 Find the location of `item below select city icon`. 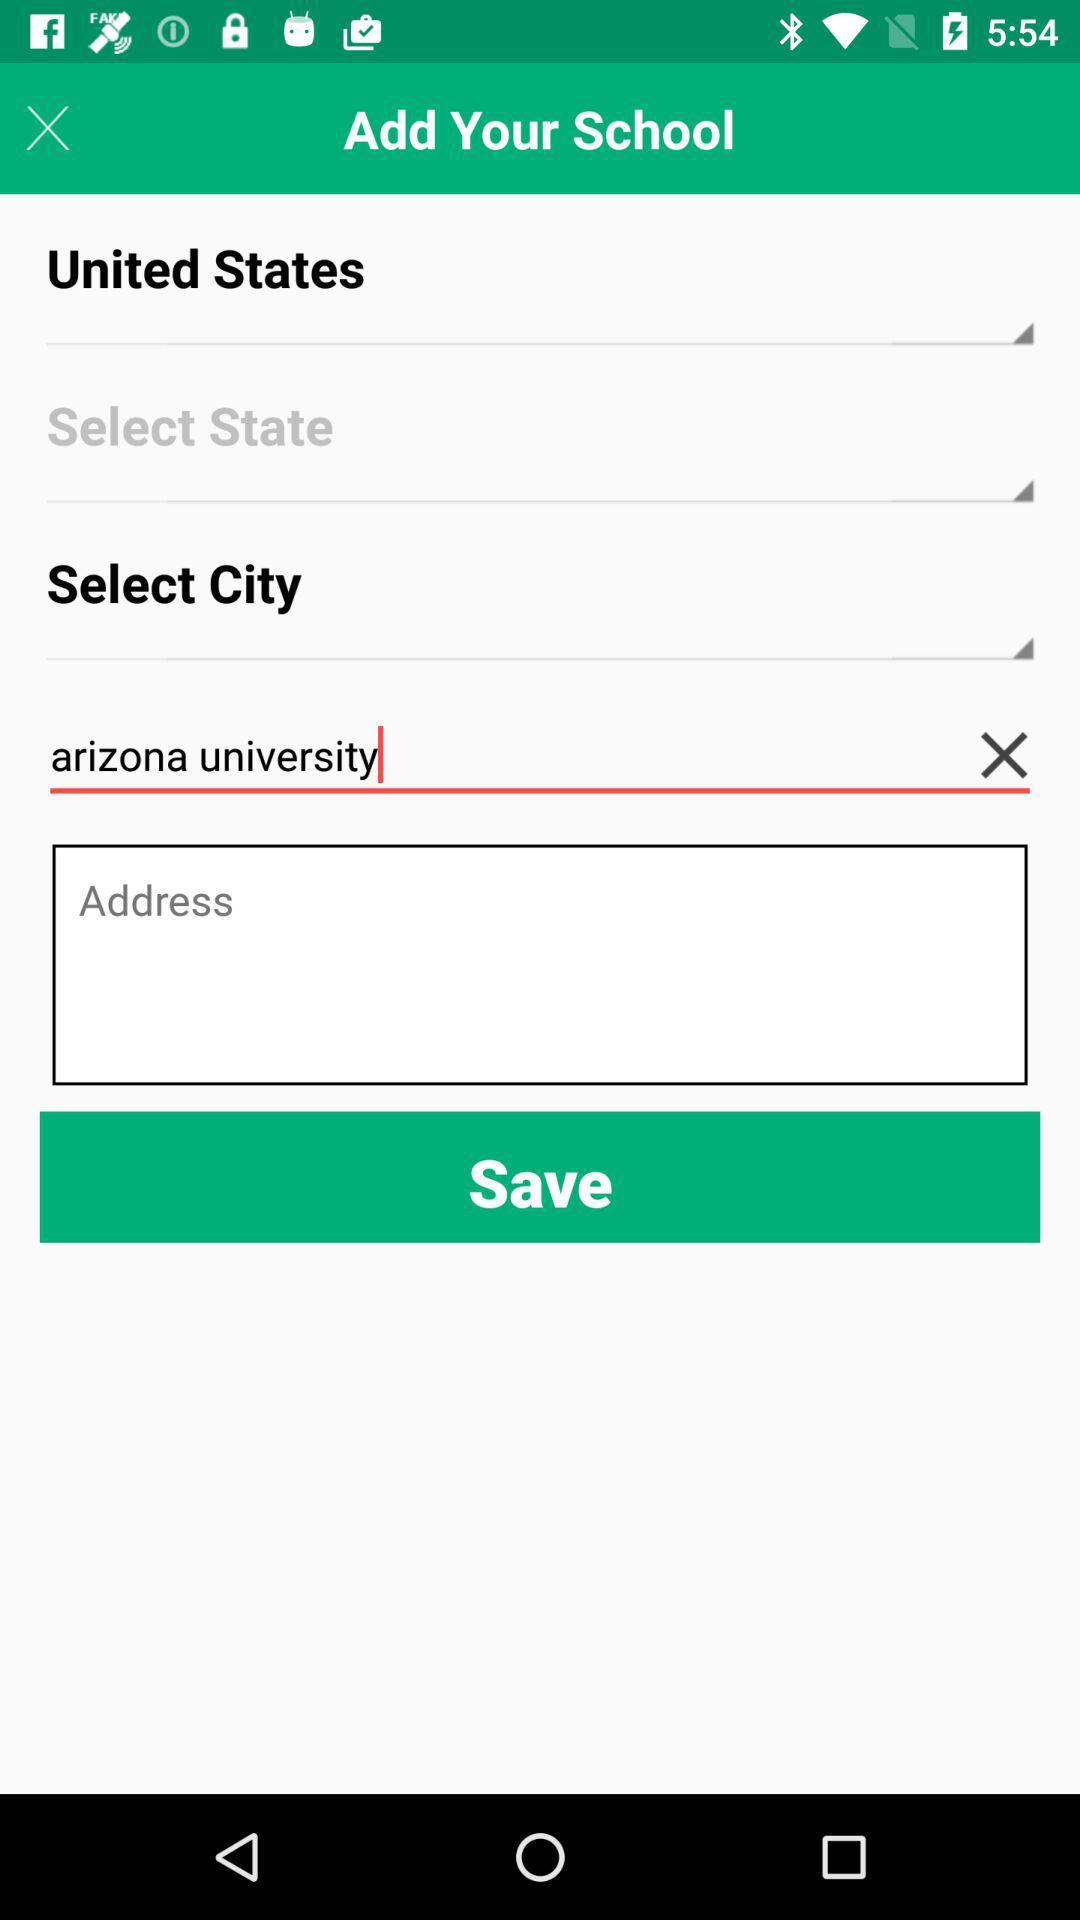

item below select city icon is located at coordinates (540, 754).